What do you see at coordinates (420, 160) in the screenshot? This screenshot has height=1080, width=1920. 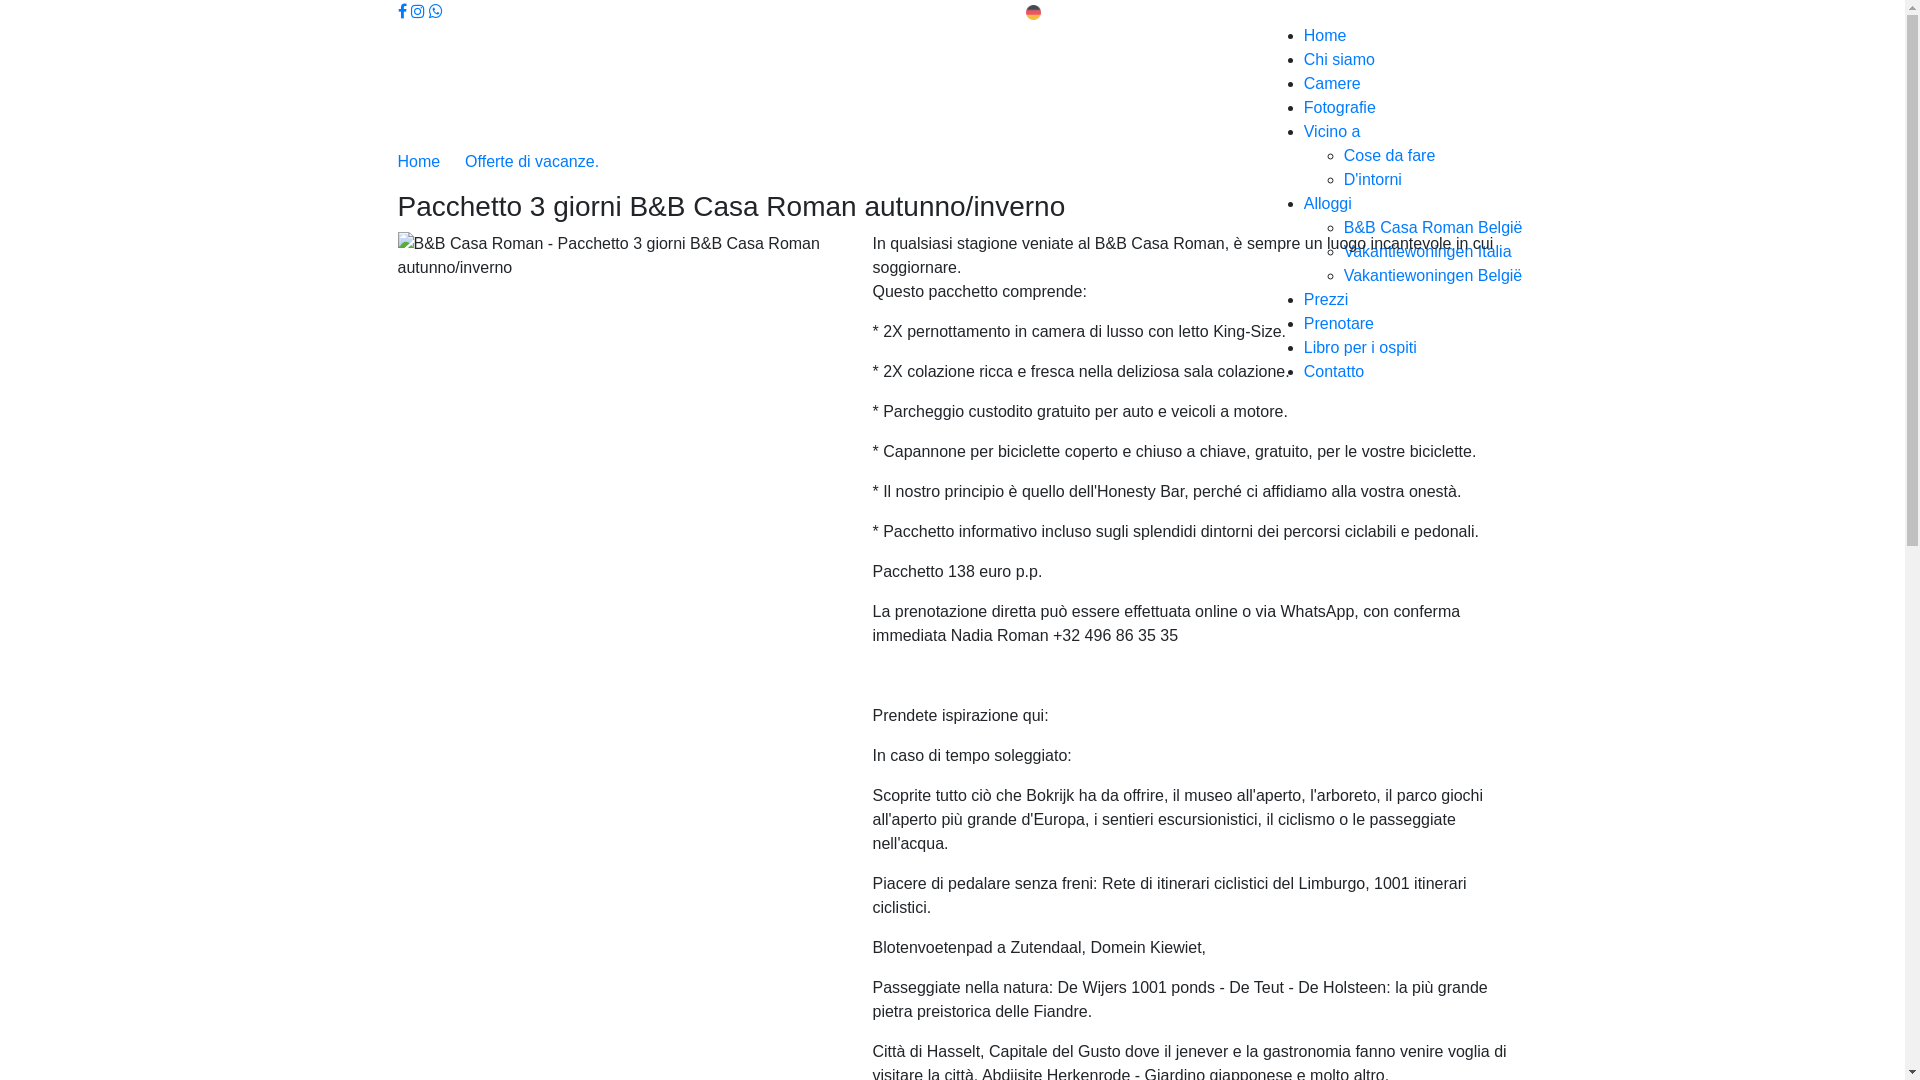 I see `'Home'` at bounding box center [420, 160].